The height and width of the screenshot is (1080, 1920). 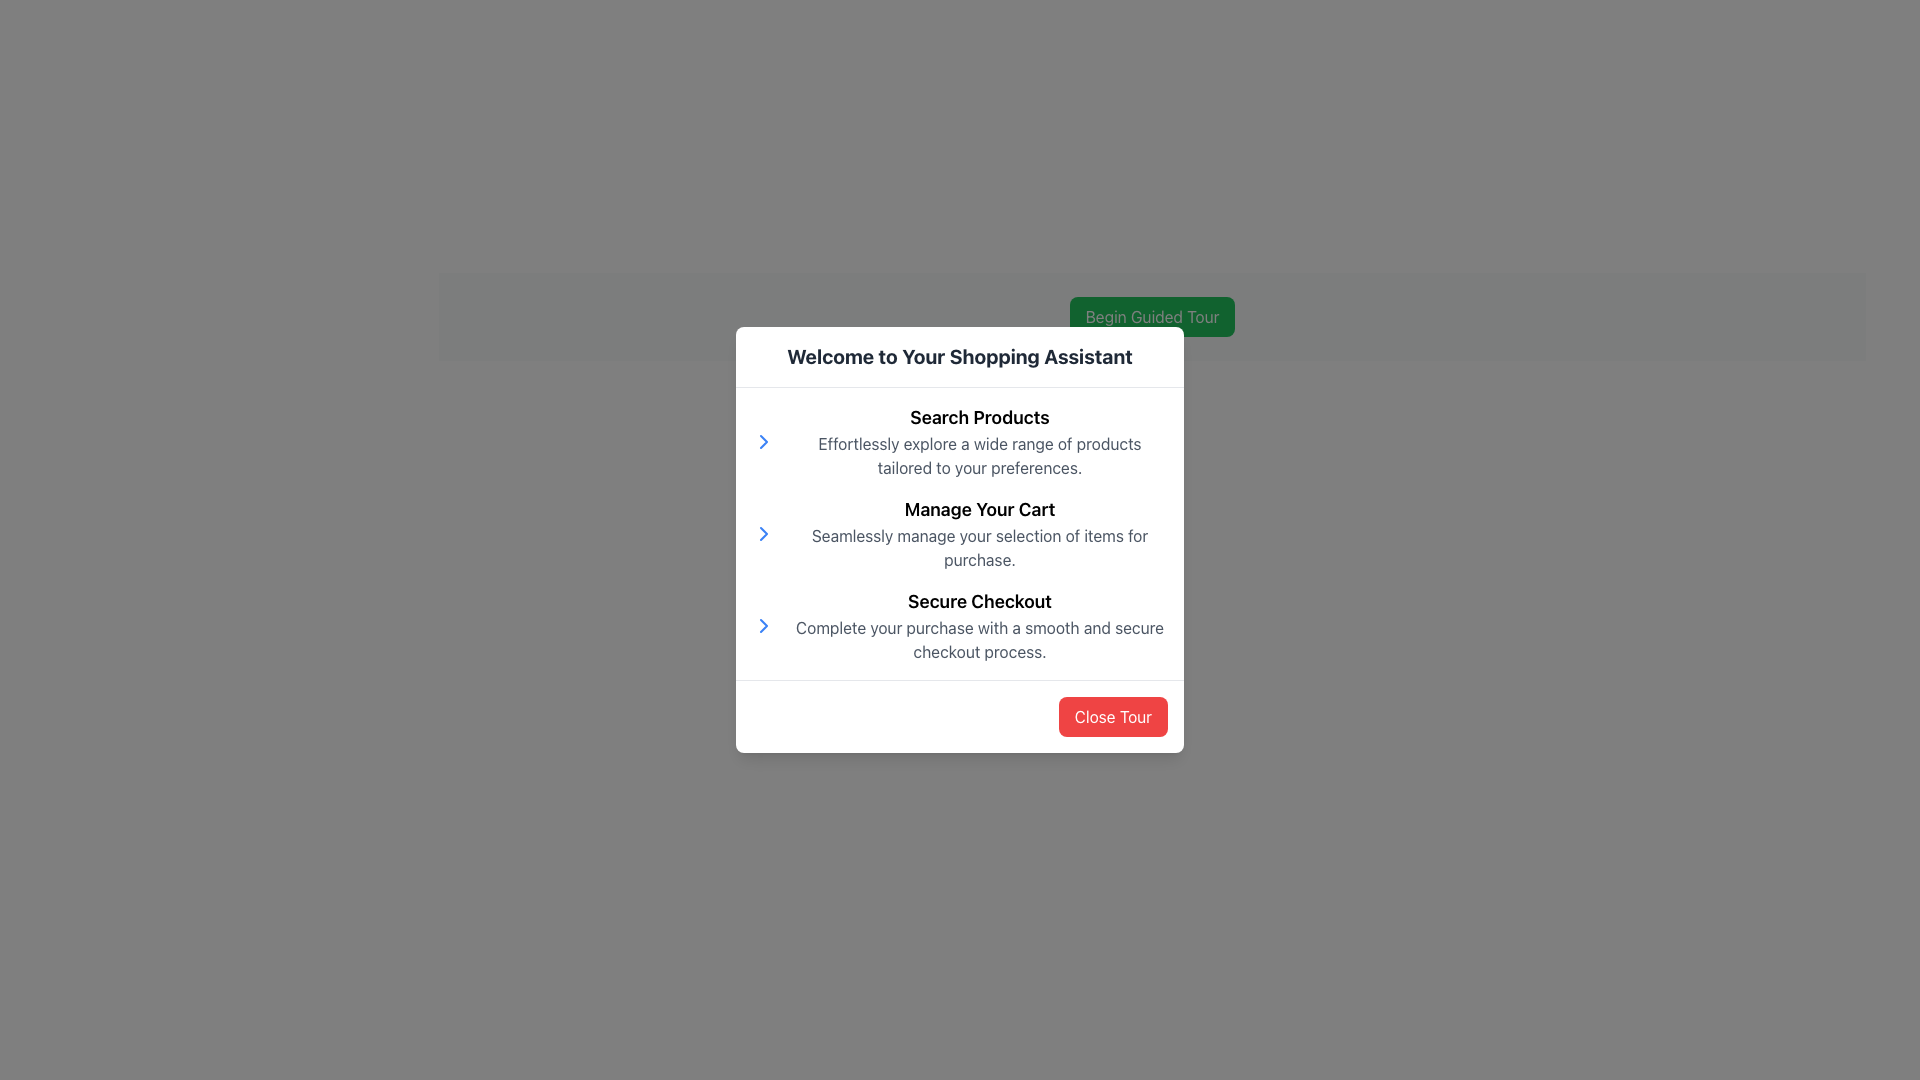 I want to click on description of the 'Search Products' feature located in the first text block of the centered modal box, so click(x=960, y=441).